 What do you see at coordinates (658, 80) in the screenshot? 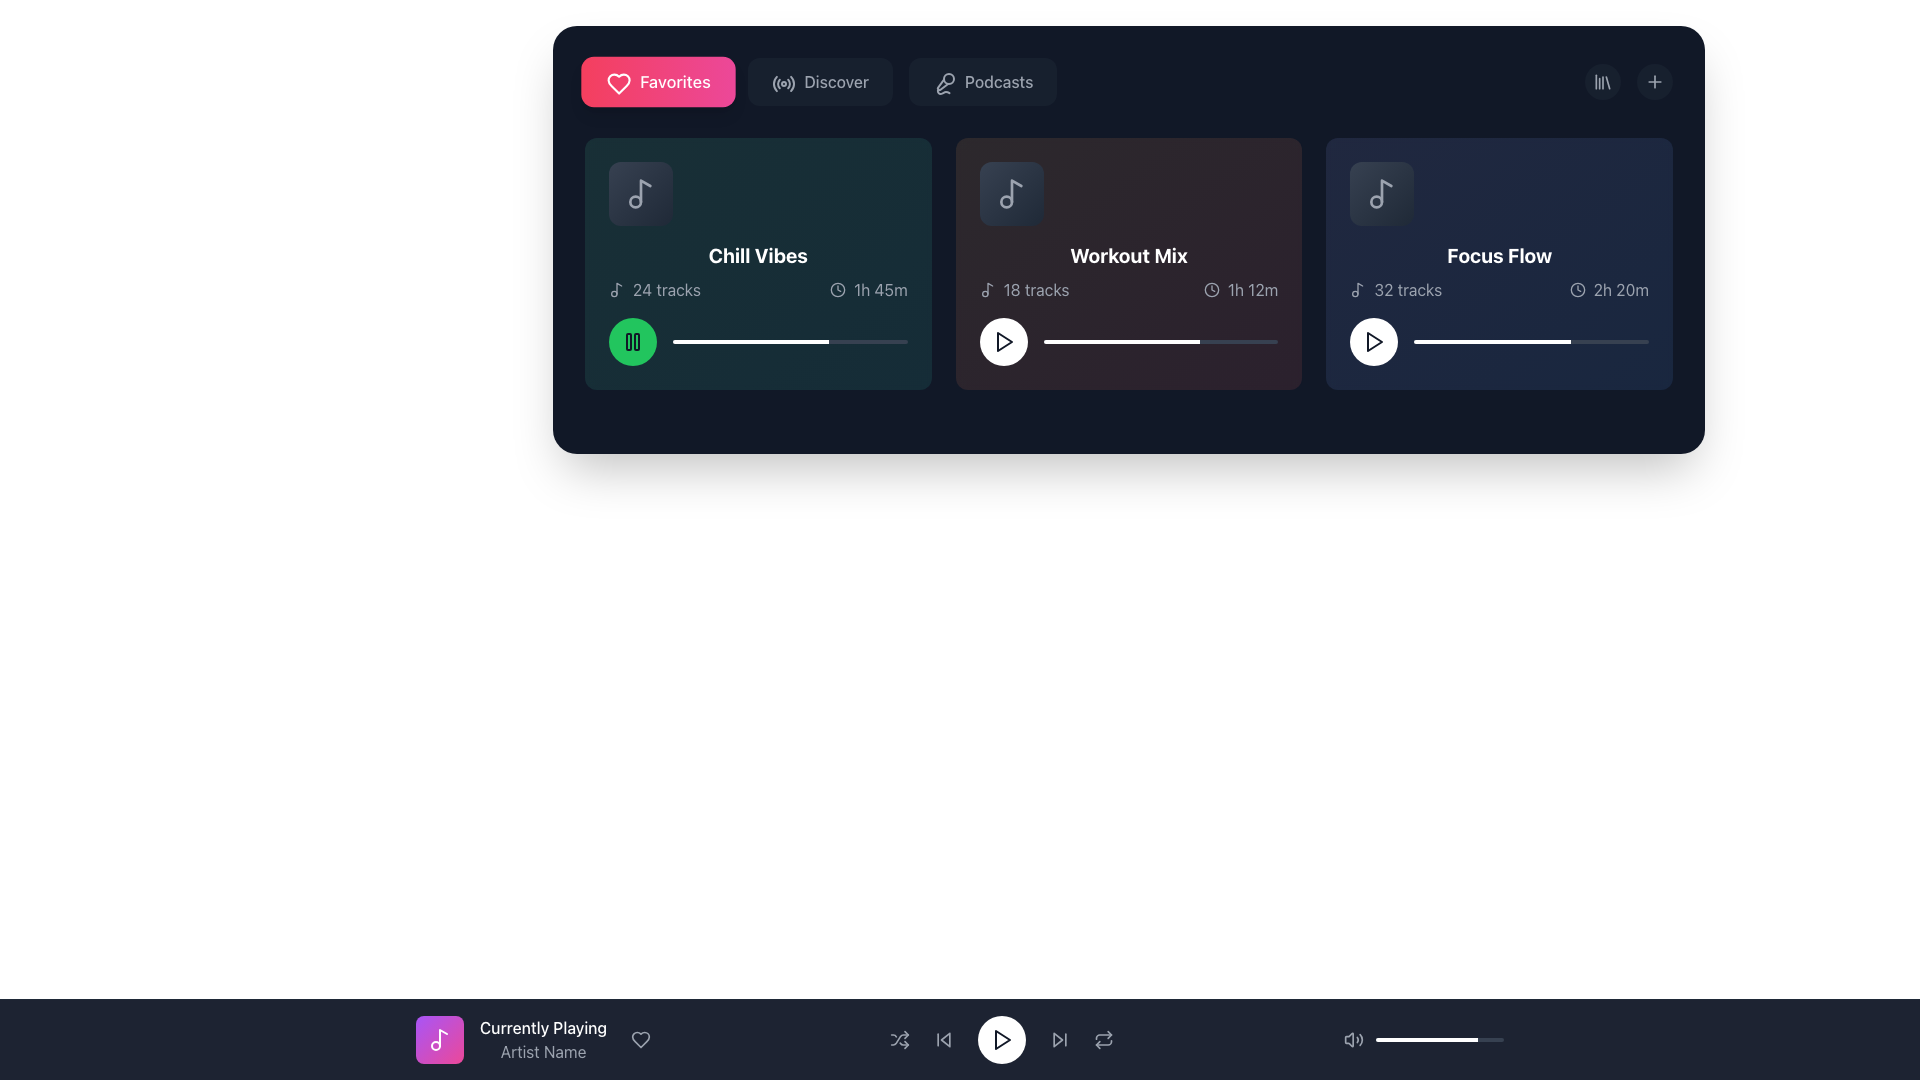
I see `the leftmost button labeled 'Favorites' with a gradient background and a heart icon` at bounding box center [658, 80].